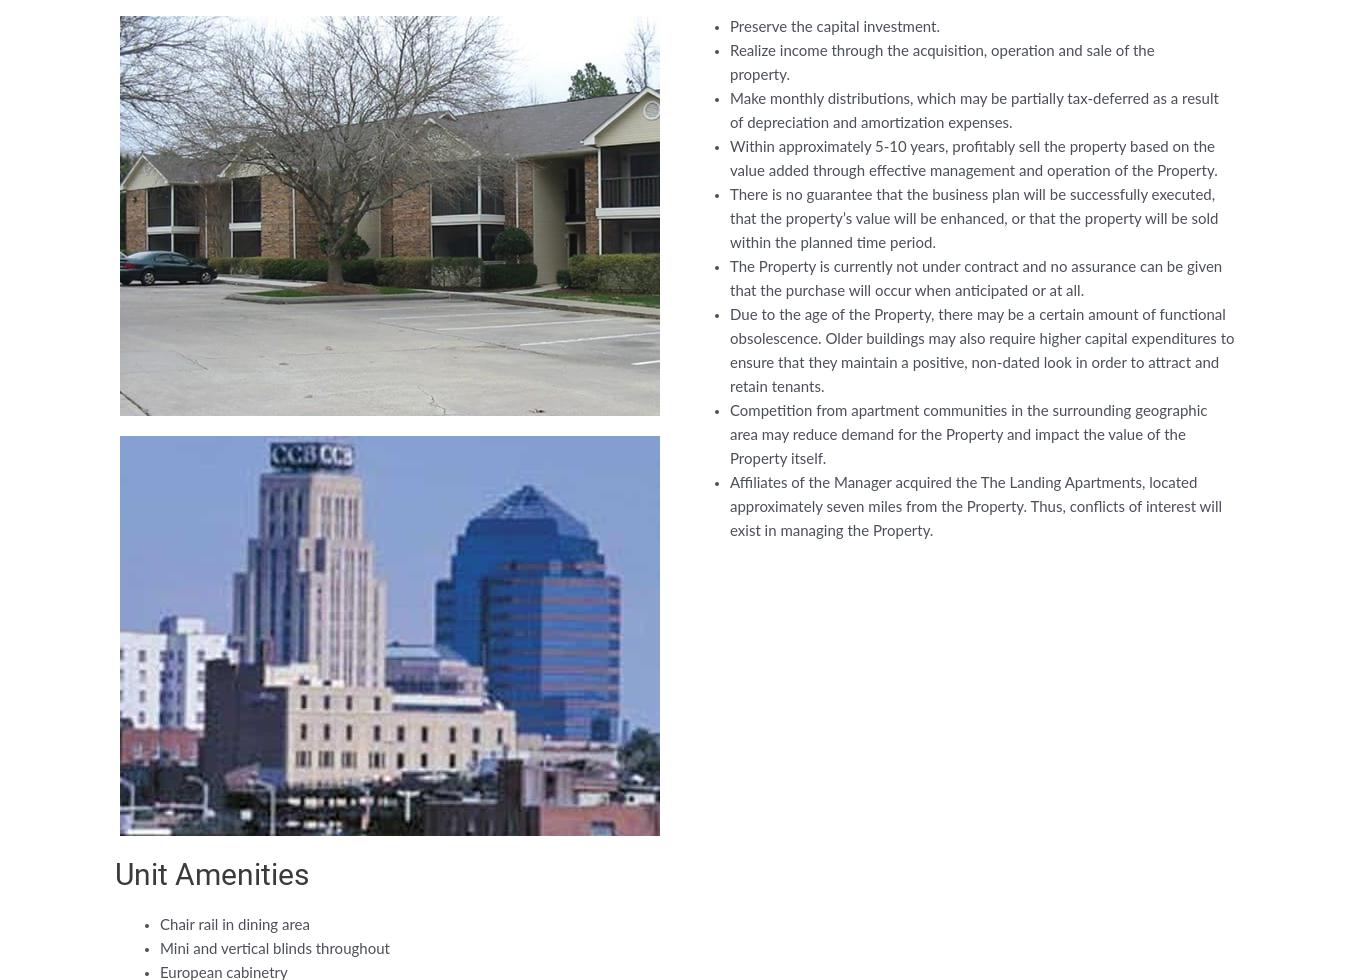 This screenshot has width=1350, height=980. I want to click on 'property.', so click(758, 75).